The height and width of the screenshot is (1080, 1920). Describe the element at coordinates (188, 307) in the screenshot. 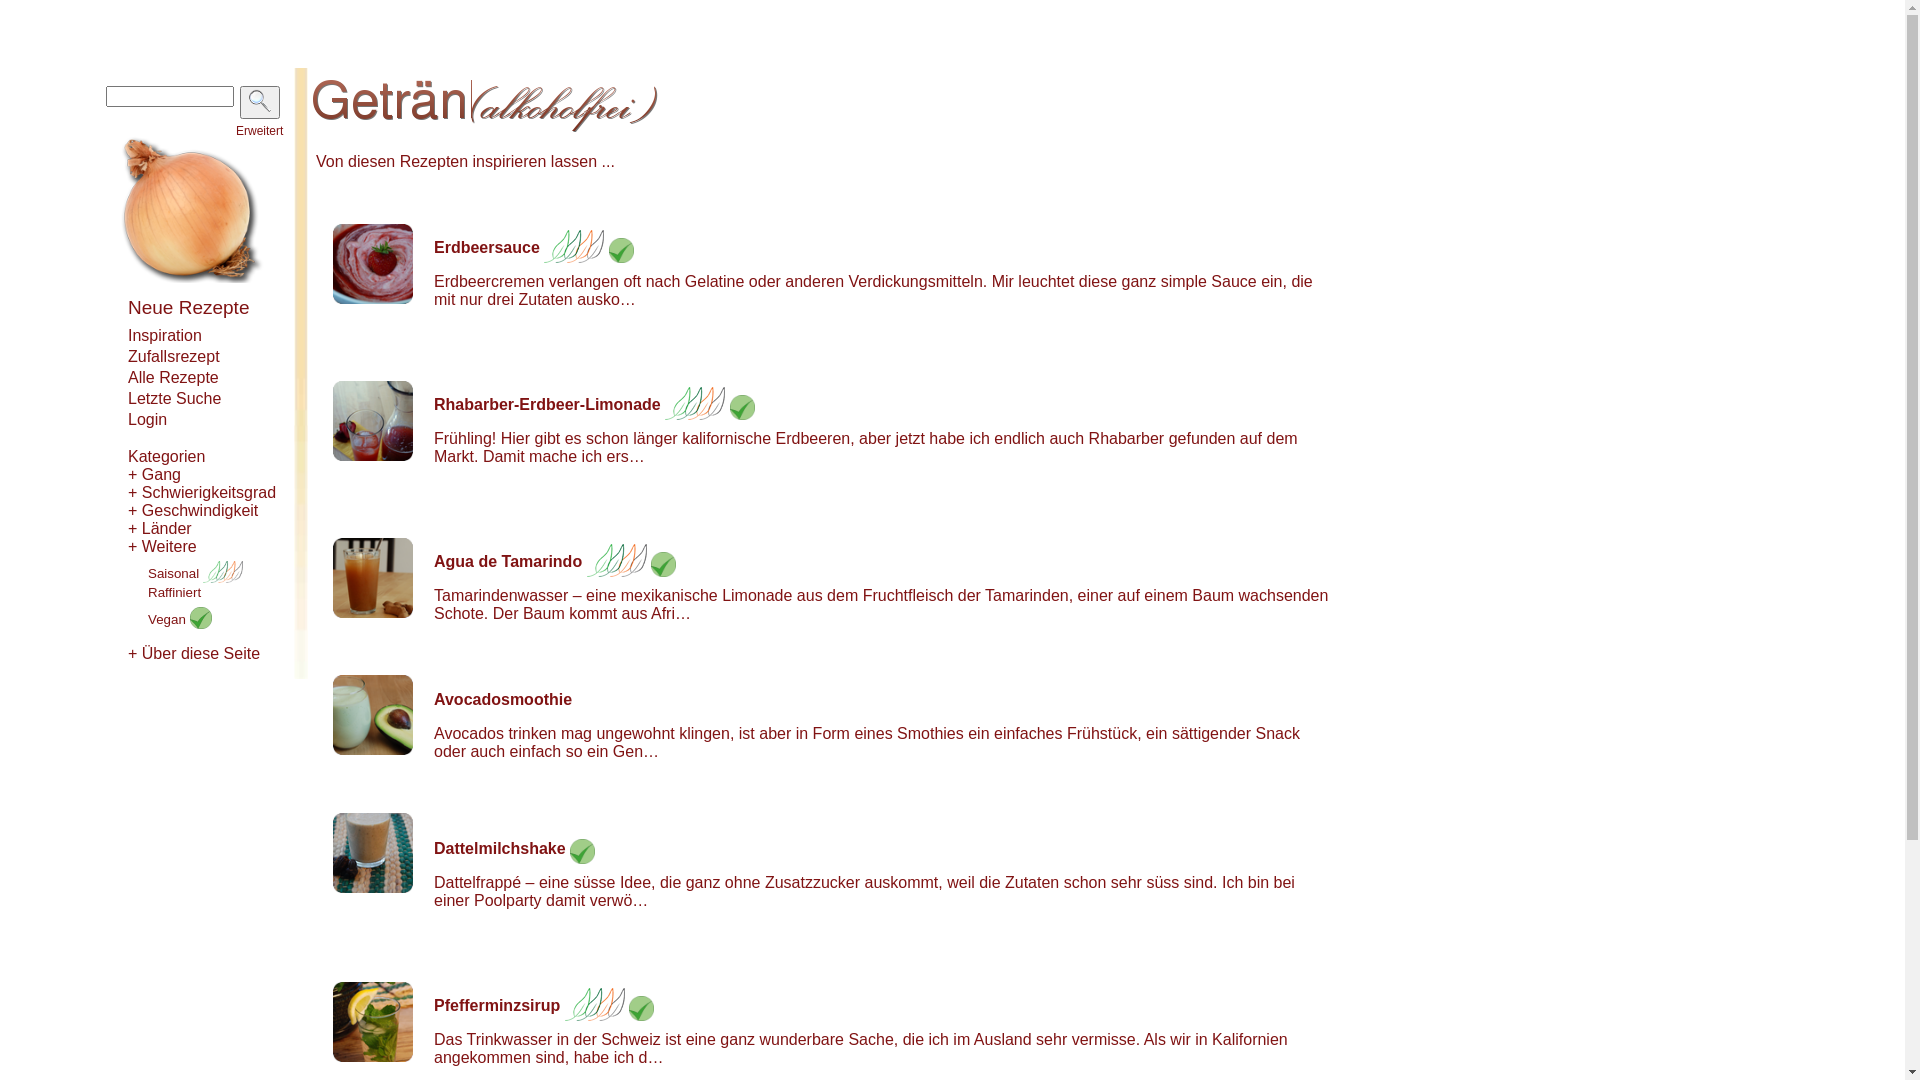

I see `'Neue Rezepte'` at that location.